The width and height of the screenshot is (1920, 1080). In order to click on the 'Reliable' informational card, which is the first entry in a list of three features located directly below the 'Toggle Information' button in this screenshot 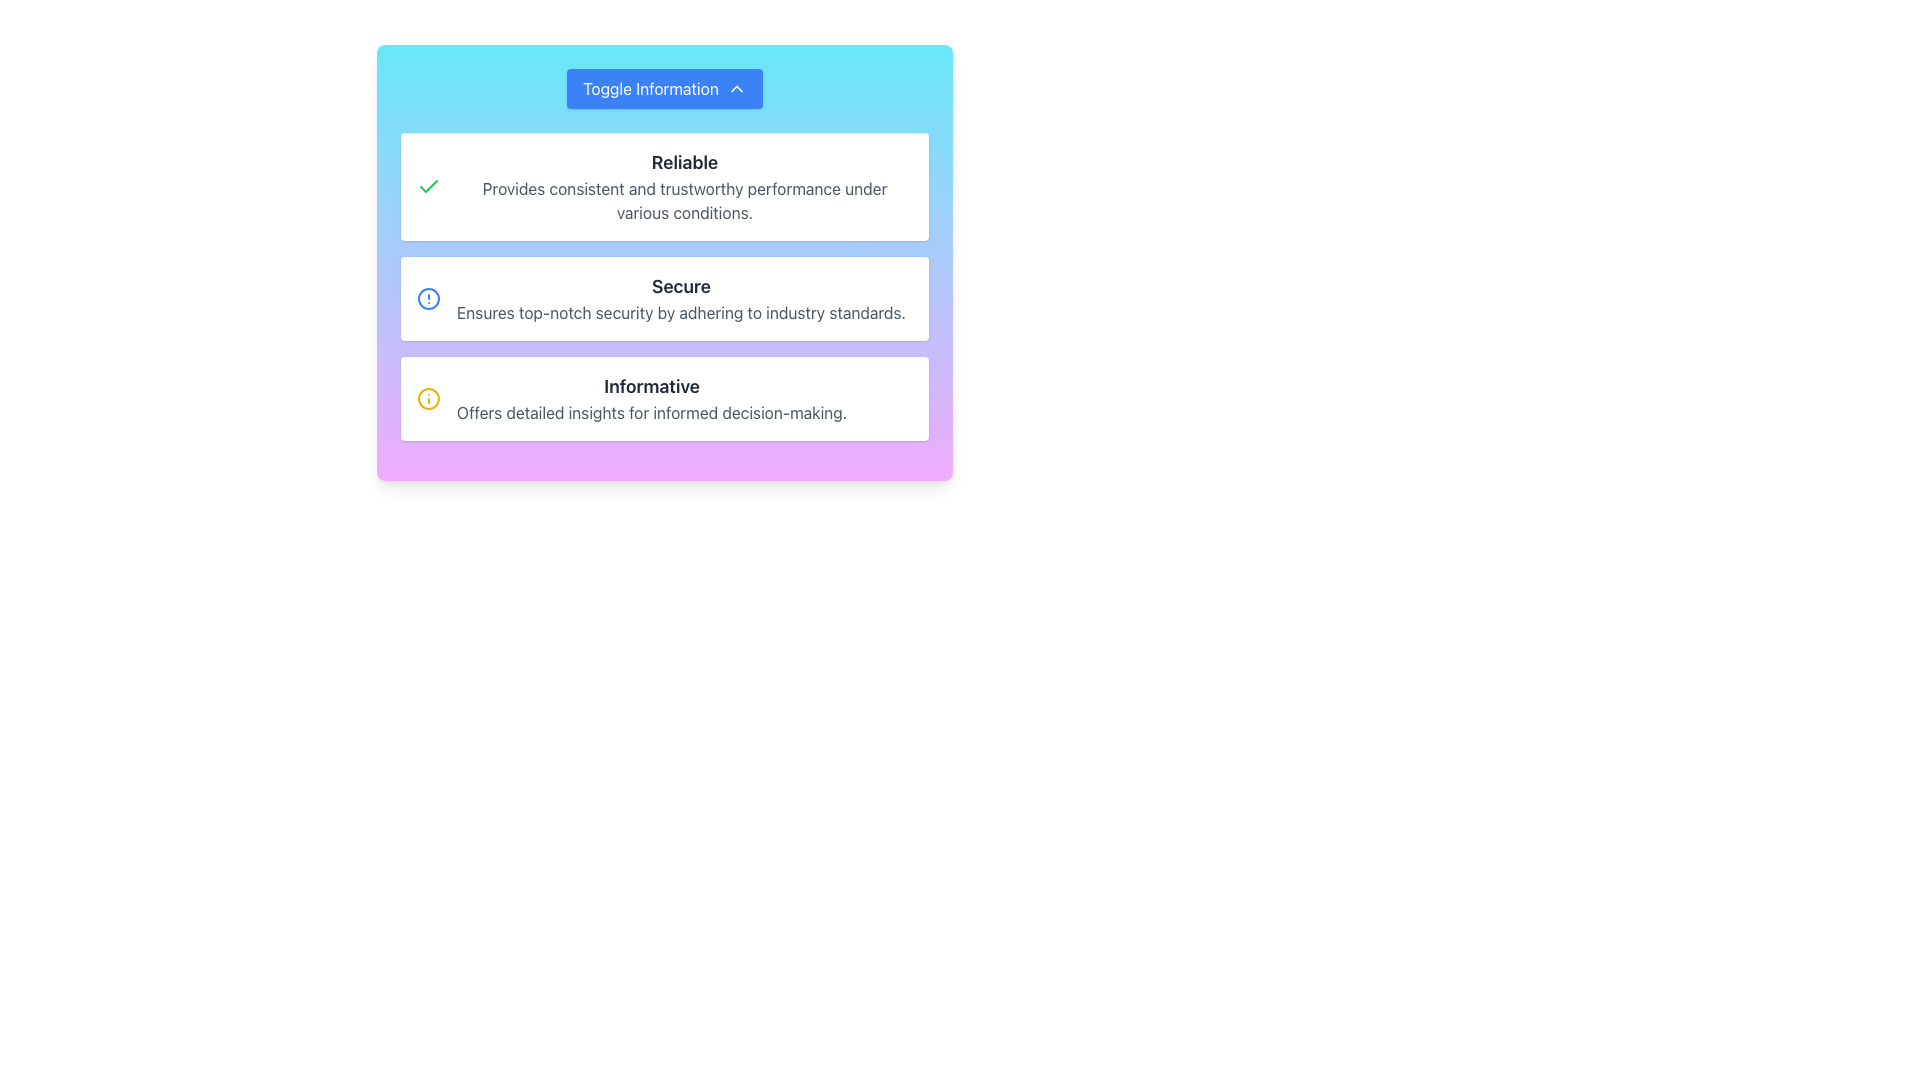, I will do `click(665, 186)`.